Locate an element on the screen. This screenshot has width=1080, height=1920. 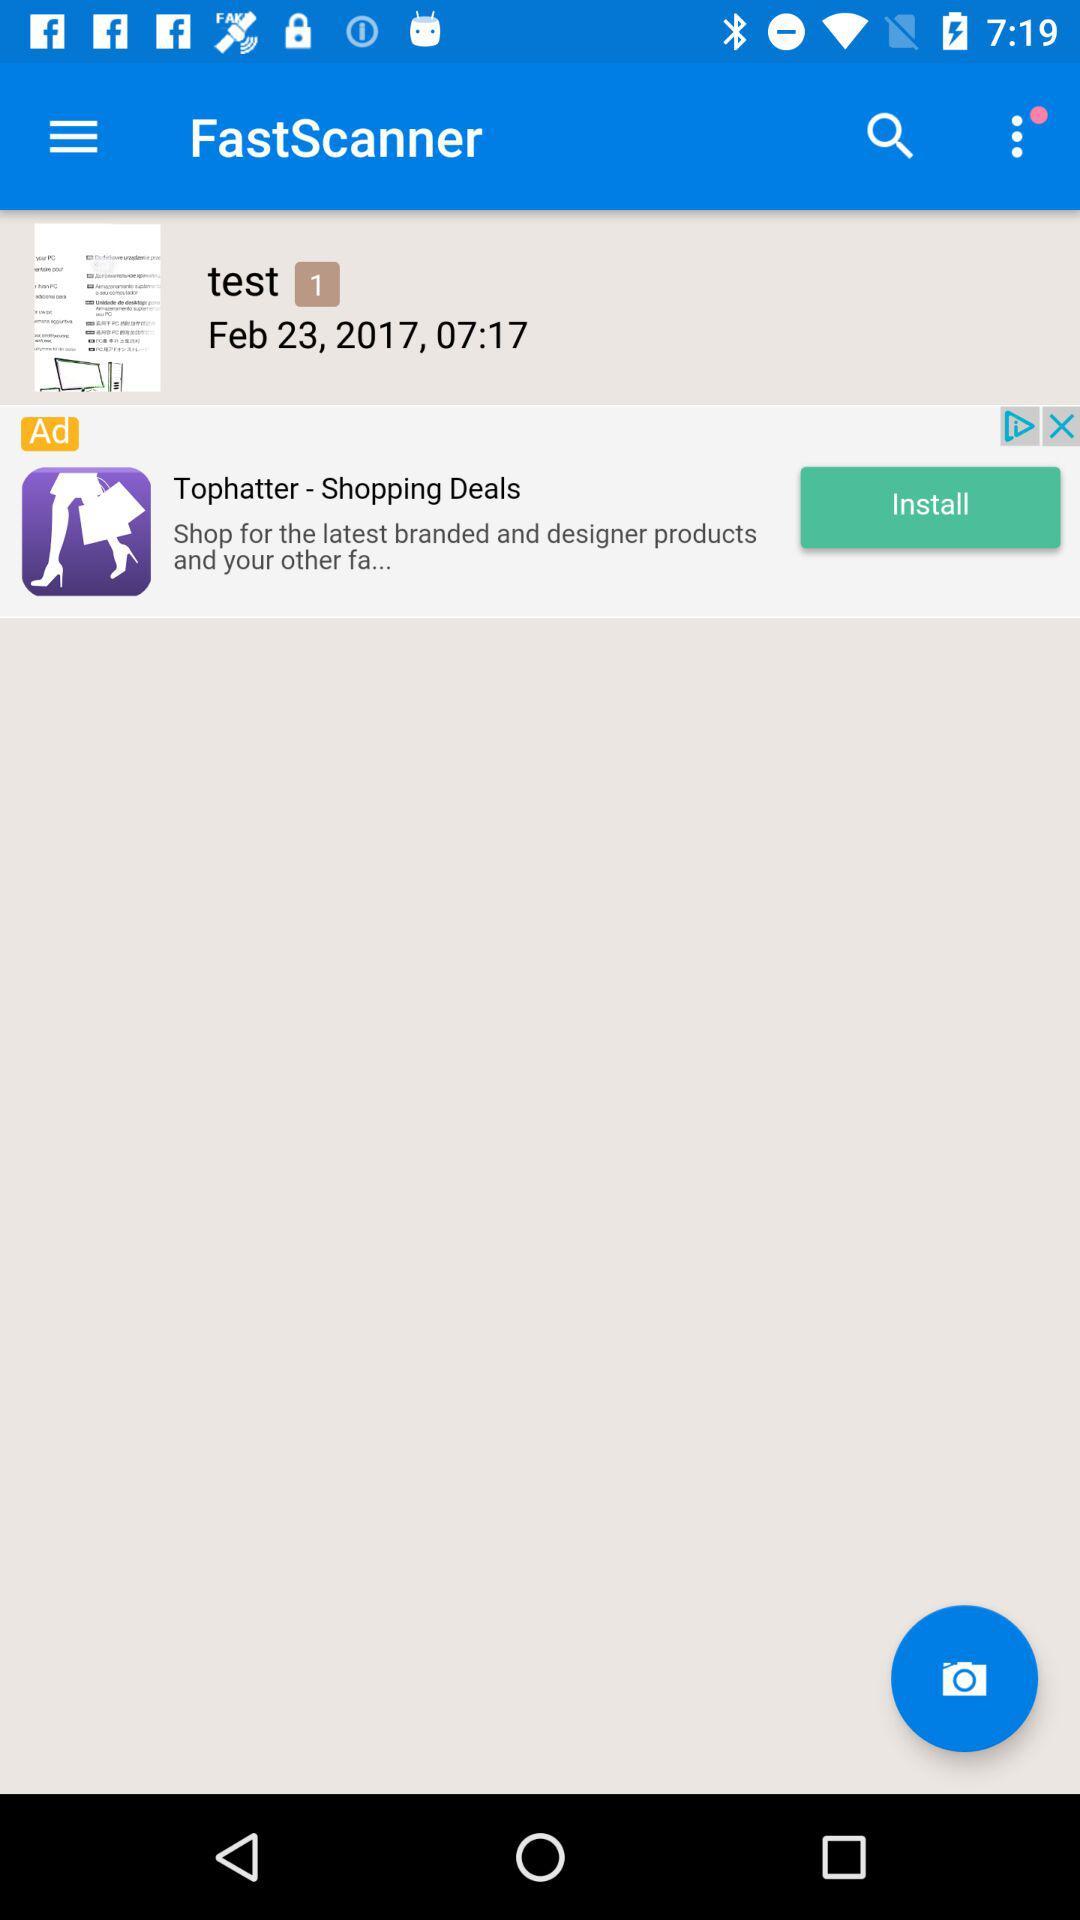
menu is located at coordinates (72, 135).